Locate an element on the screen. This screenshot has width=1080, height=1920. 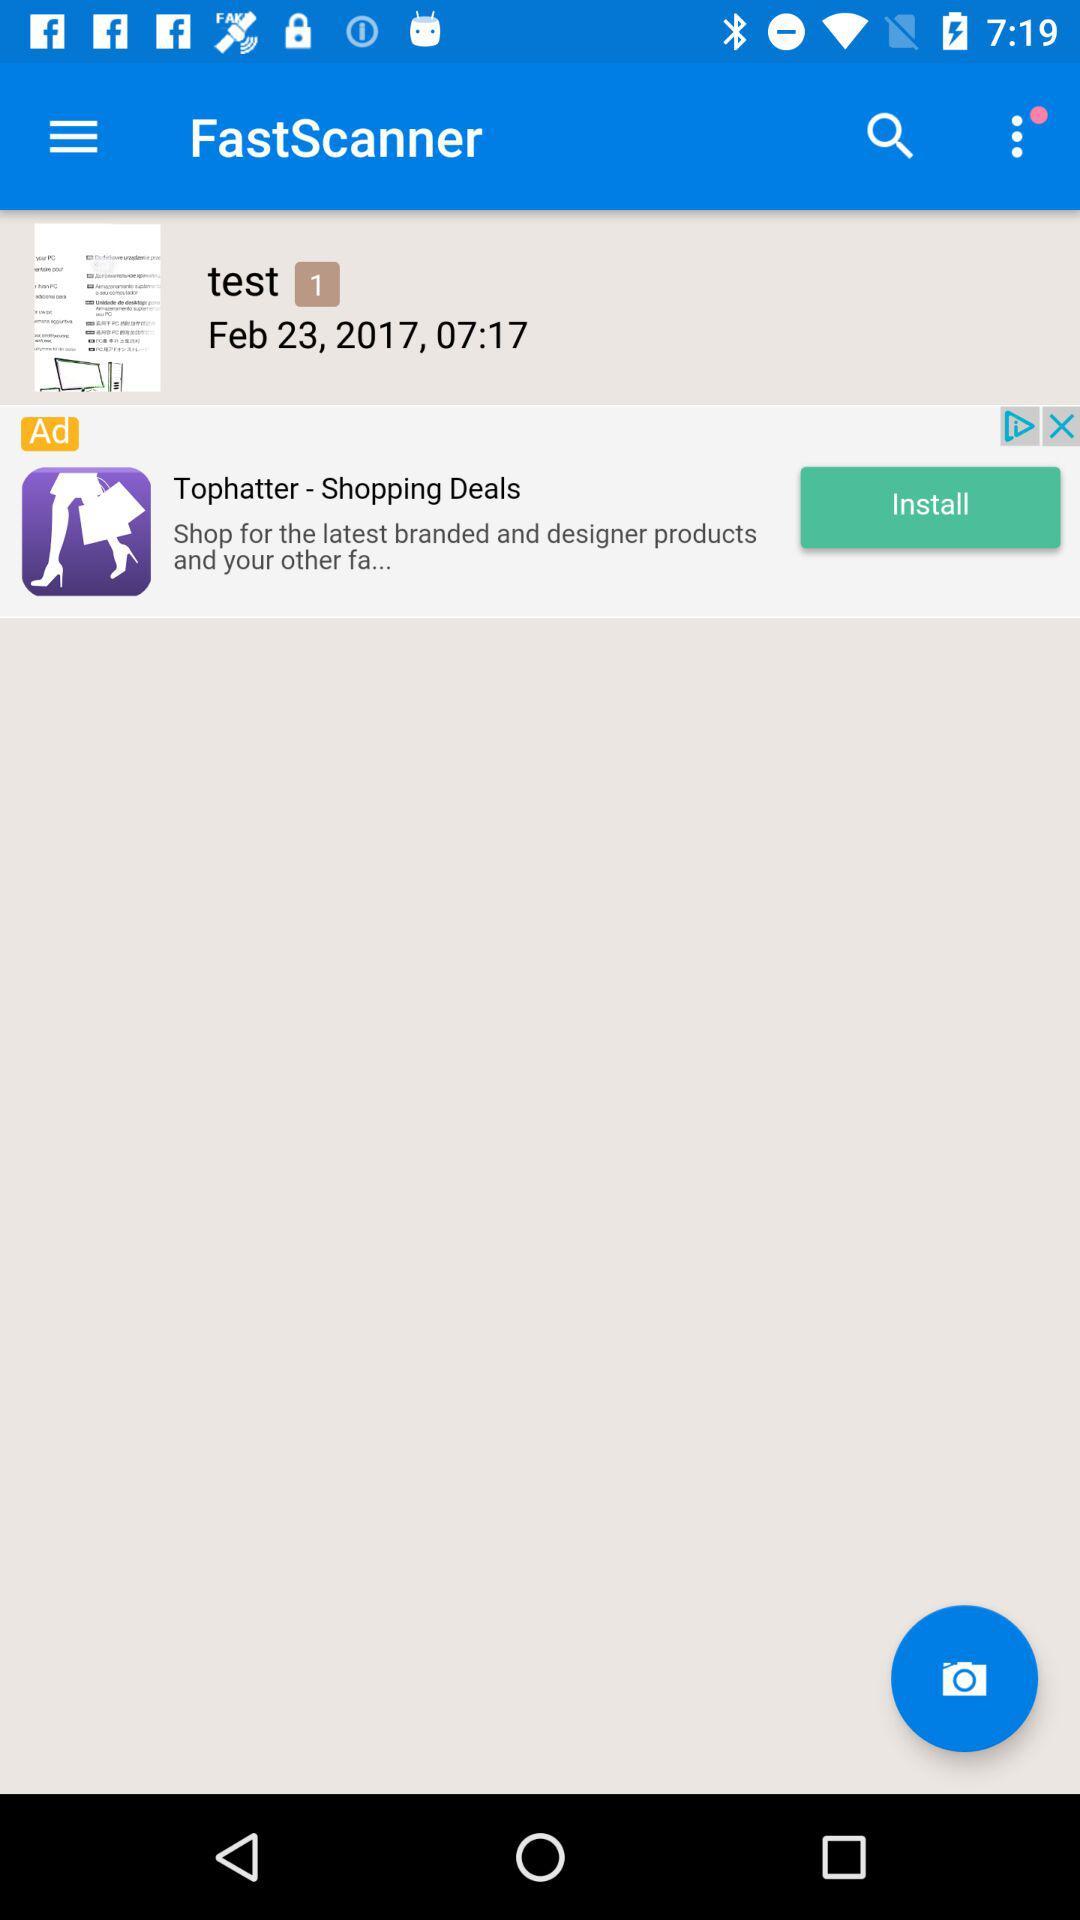
menu is located at coordinates (72, 135).